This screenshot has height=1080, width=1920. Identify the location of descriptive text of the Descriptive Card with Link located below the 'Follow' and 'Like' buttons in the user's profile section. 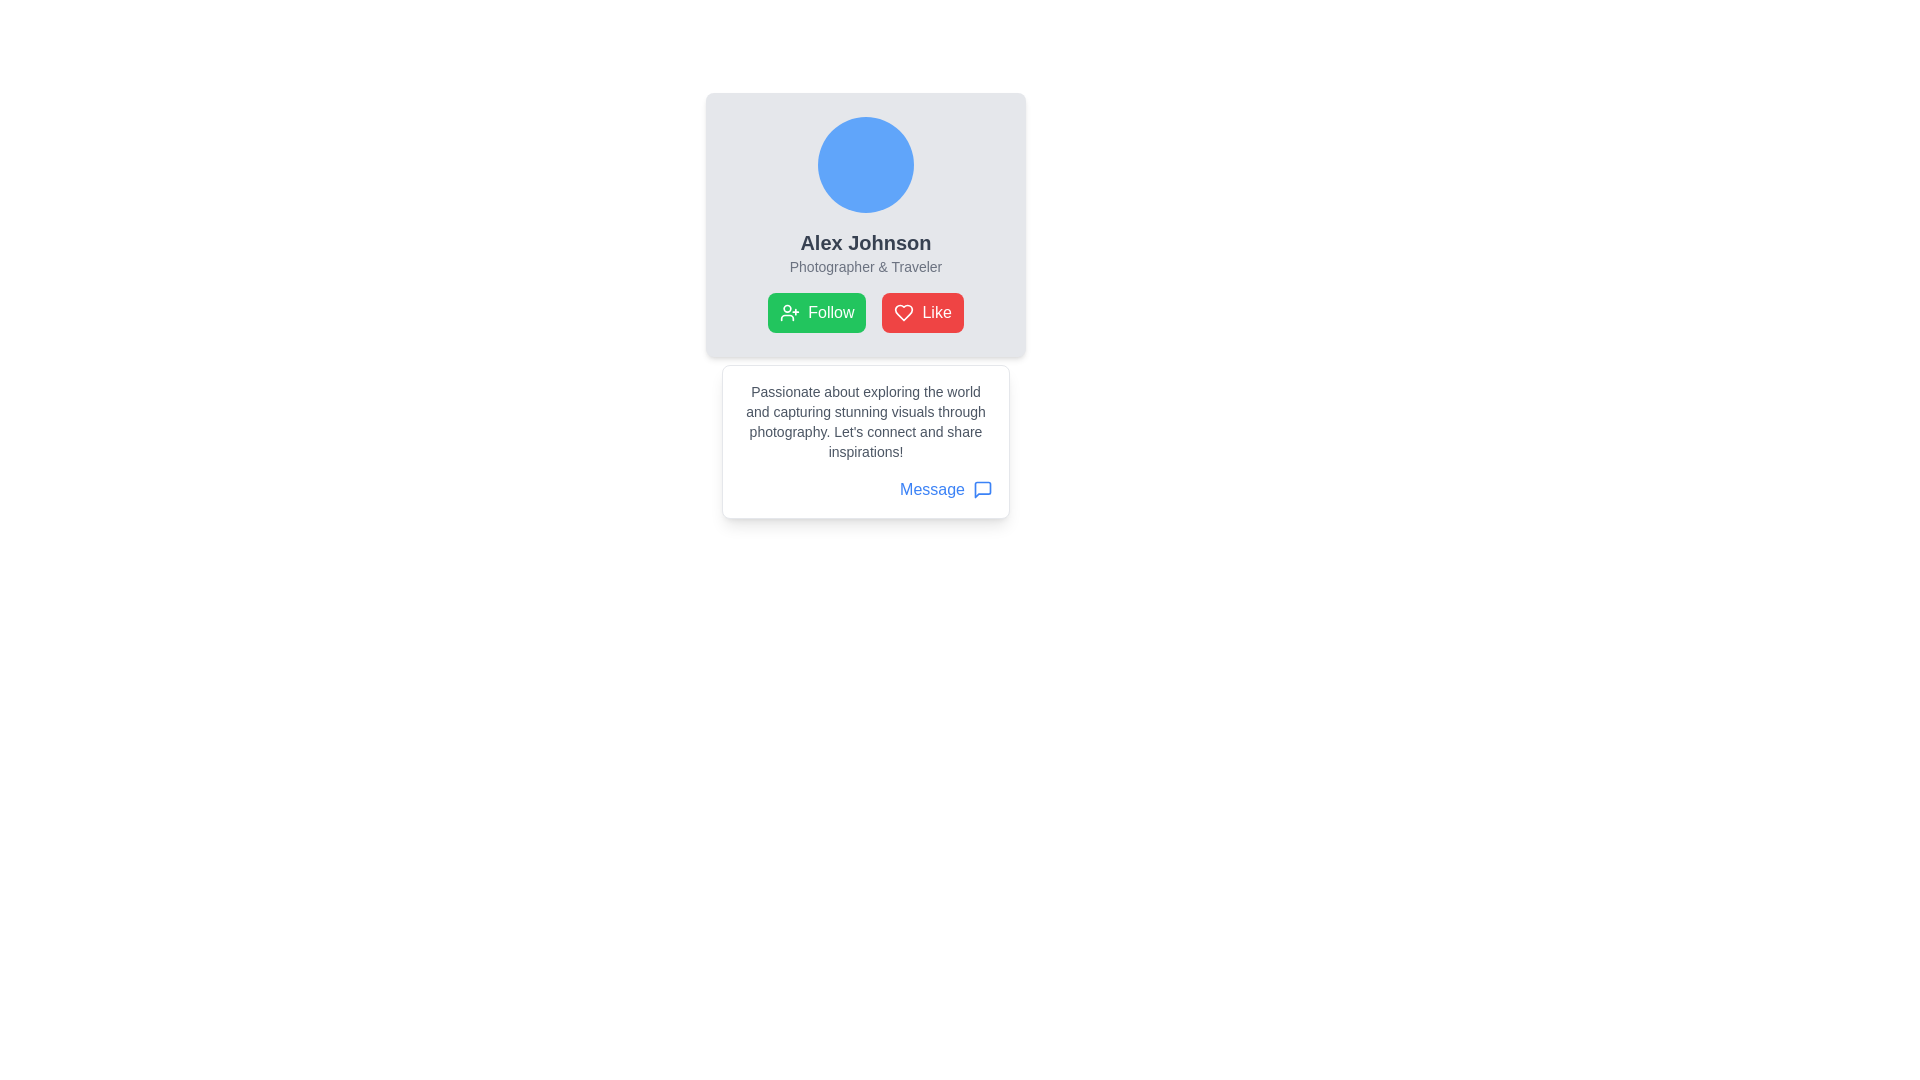
(865, 441).